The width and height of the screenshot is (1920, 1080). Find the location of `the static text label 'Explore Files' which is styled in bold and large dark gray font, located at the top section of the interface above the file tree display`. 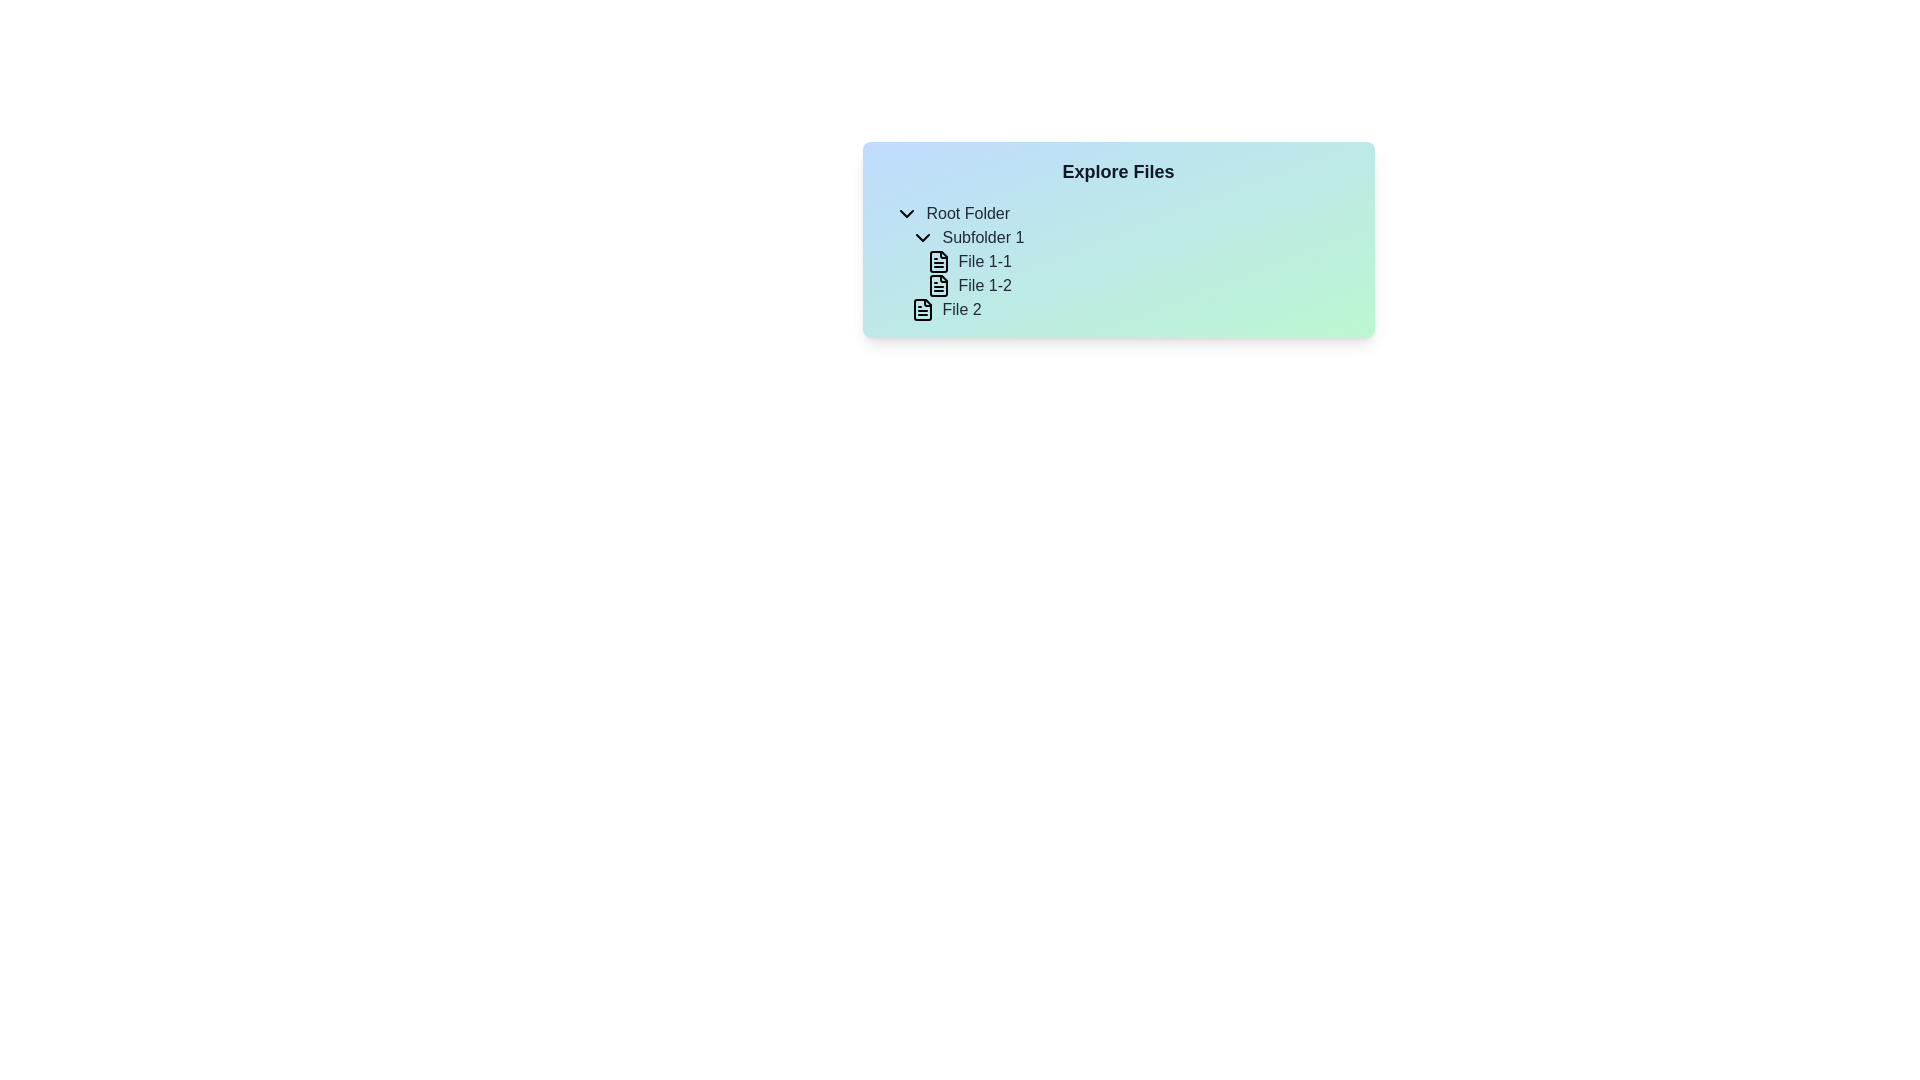

the static text label 'Explore Files' which is styled in bold and large dark gray font, located at the top section of the interface above the file tree display is located at coordinates (1117, 171).